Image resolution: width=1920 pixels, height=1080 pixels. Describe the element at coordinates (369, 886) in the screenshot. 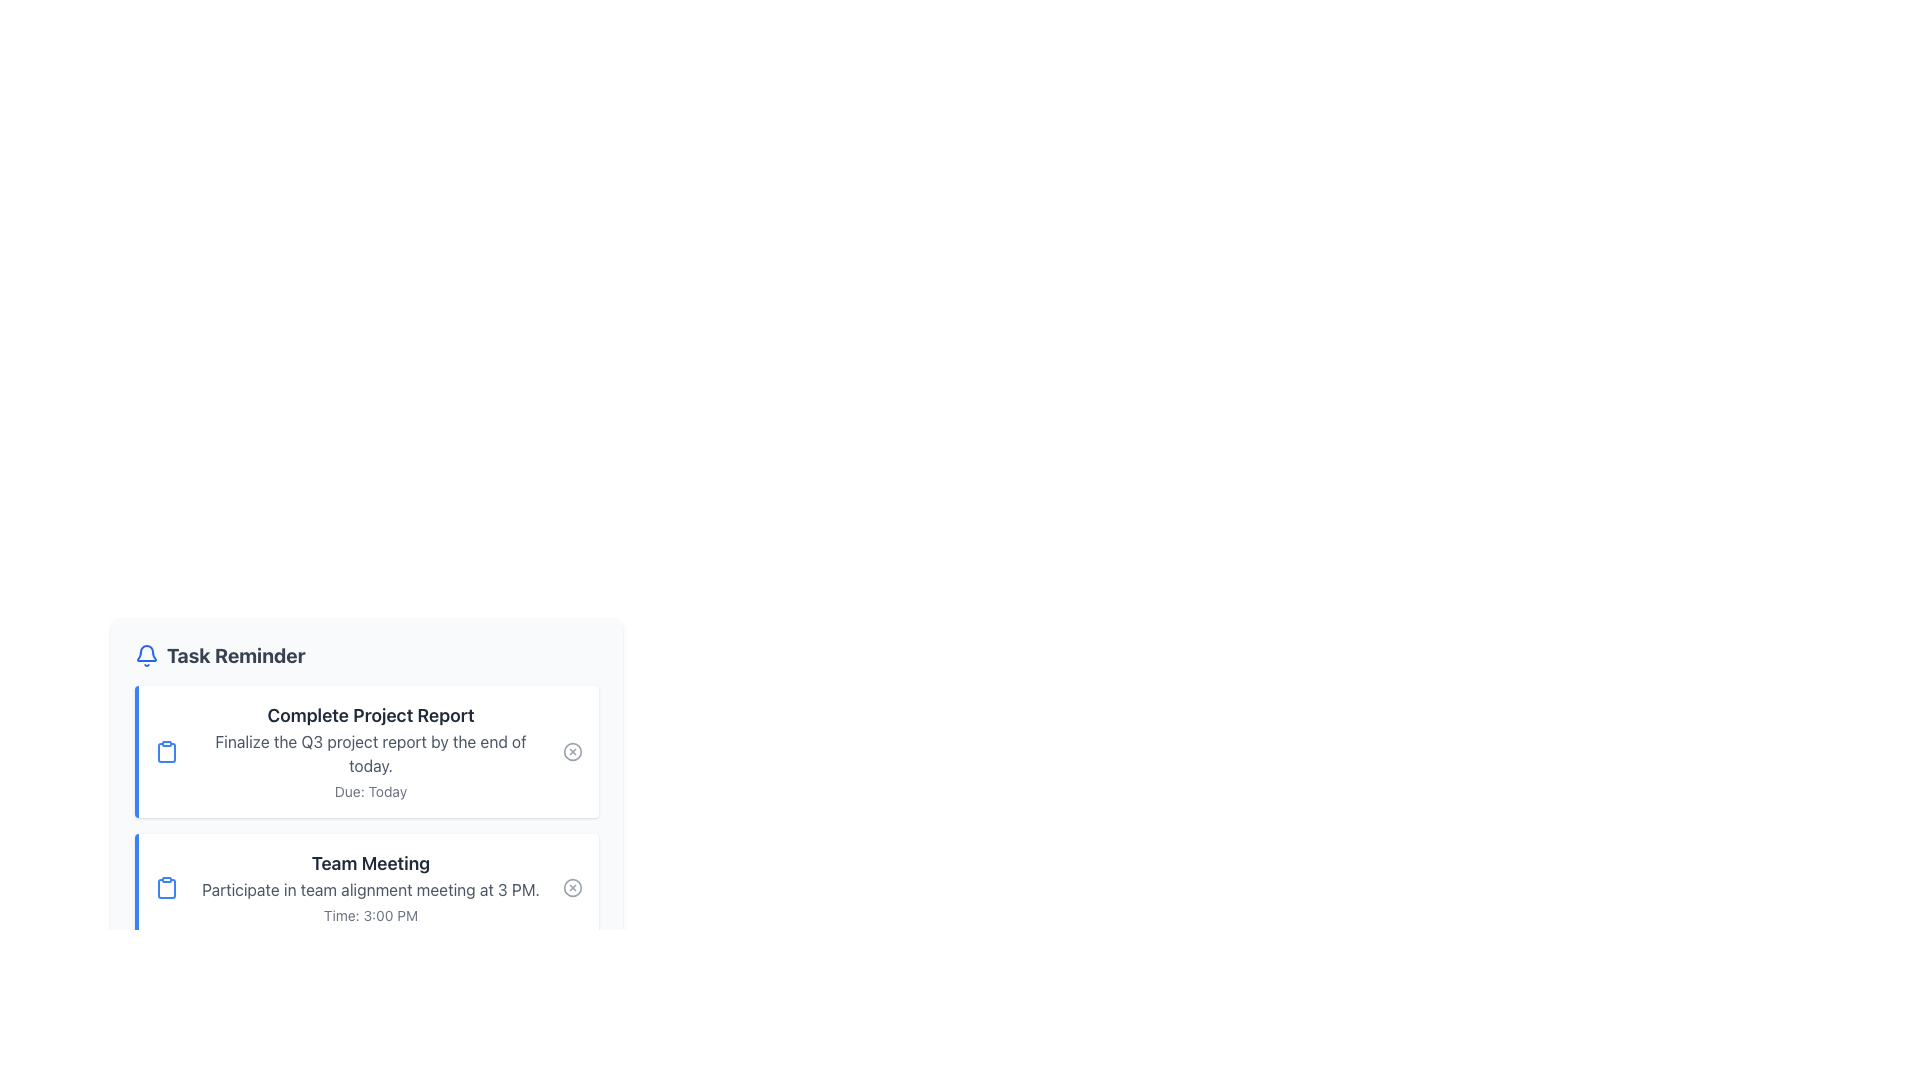

I see `the Task item display component titled 'Team Meeting'` at that location.